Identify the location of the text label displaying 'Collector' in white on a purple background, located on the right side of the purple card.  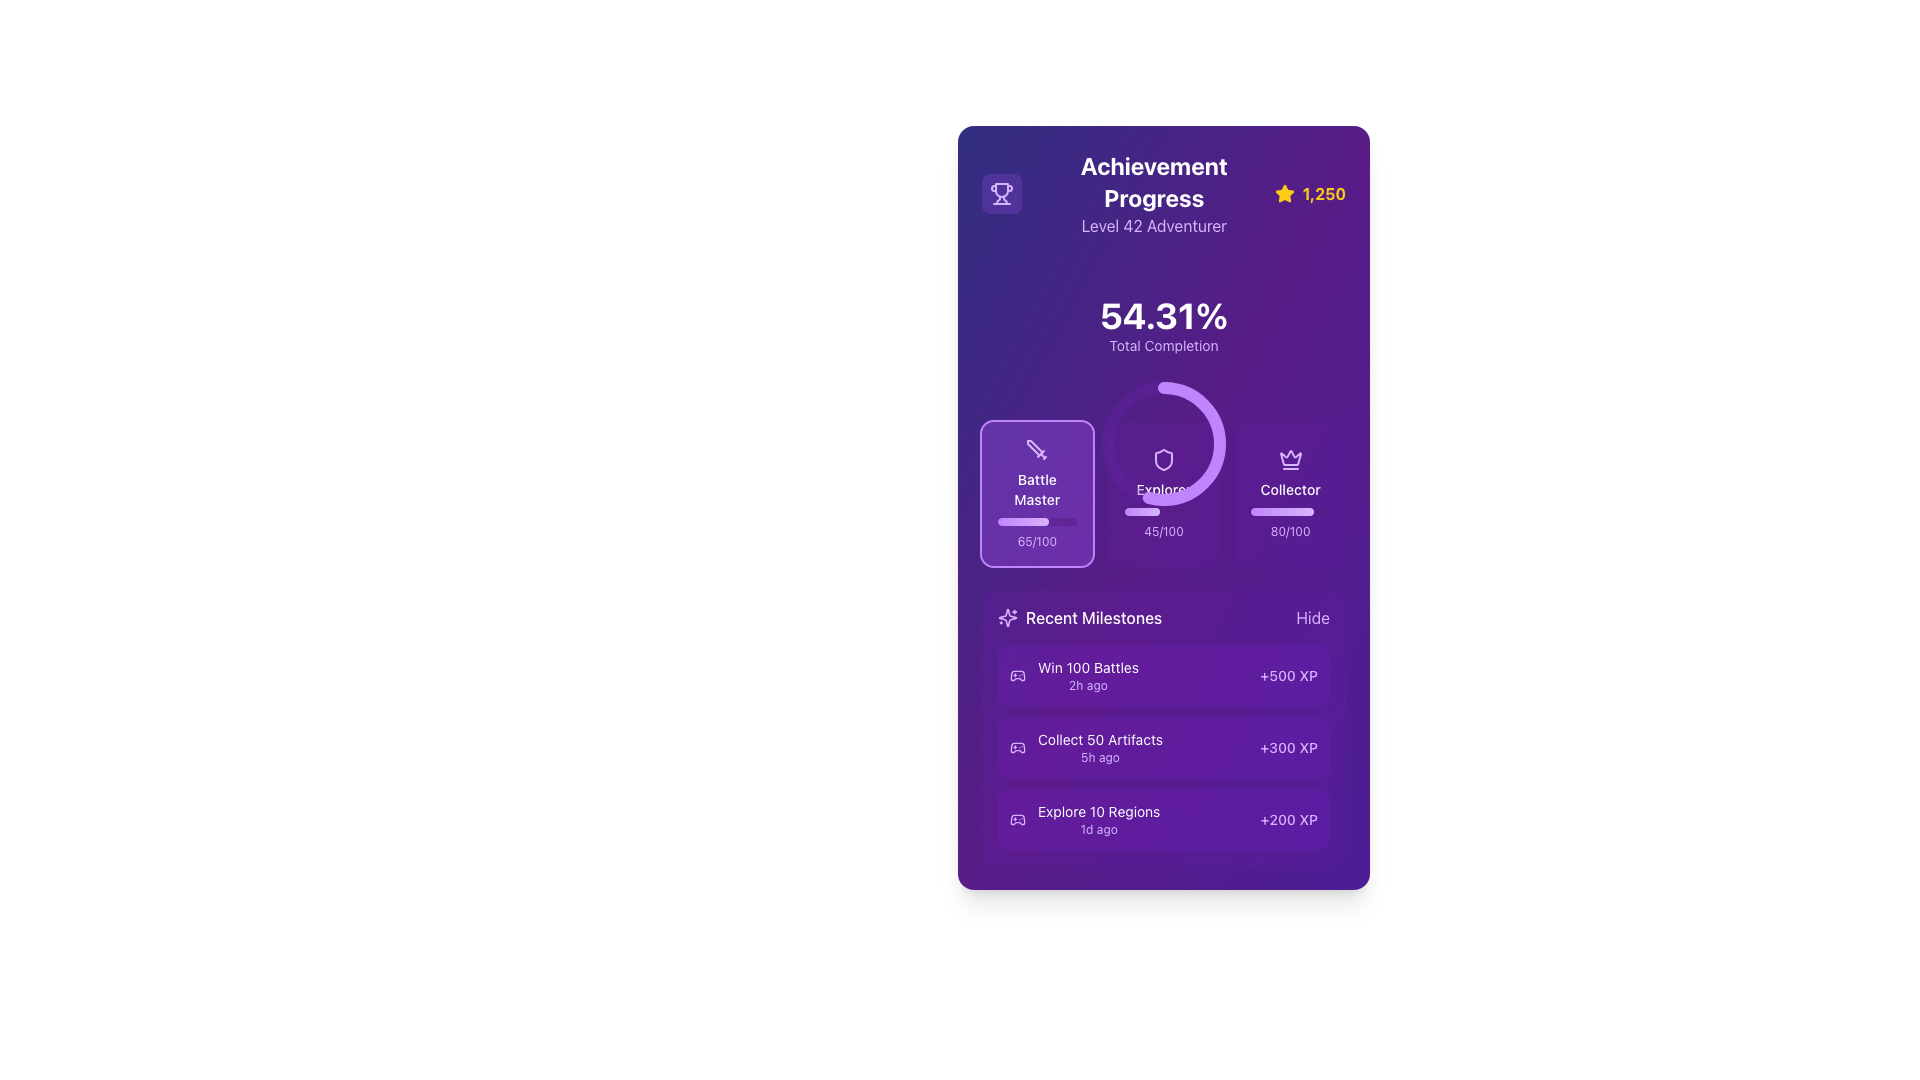
(1290, 489).